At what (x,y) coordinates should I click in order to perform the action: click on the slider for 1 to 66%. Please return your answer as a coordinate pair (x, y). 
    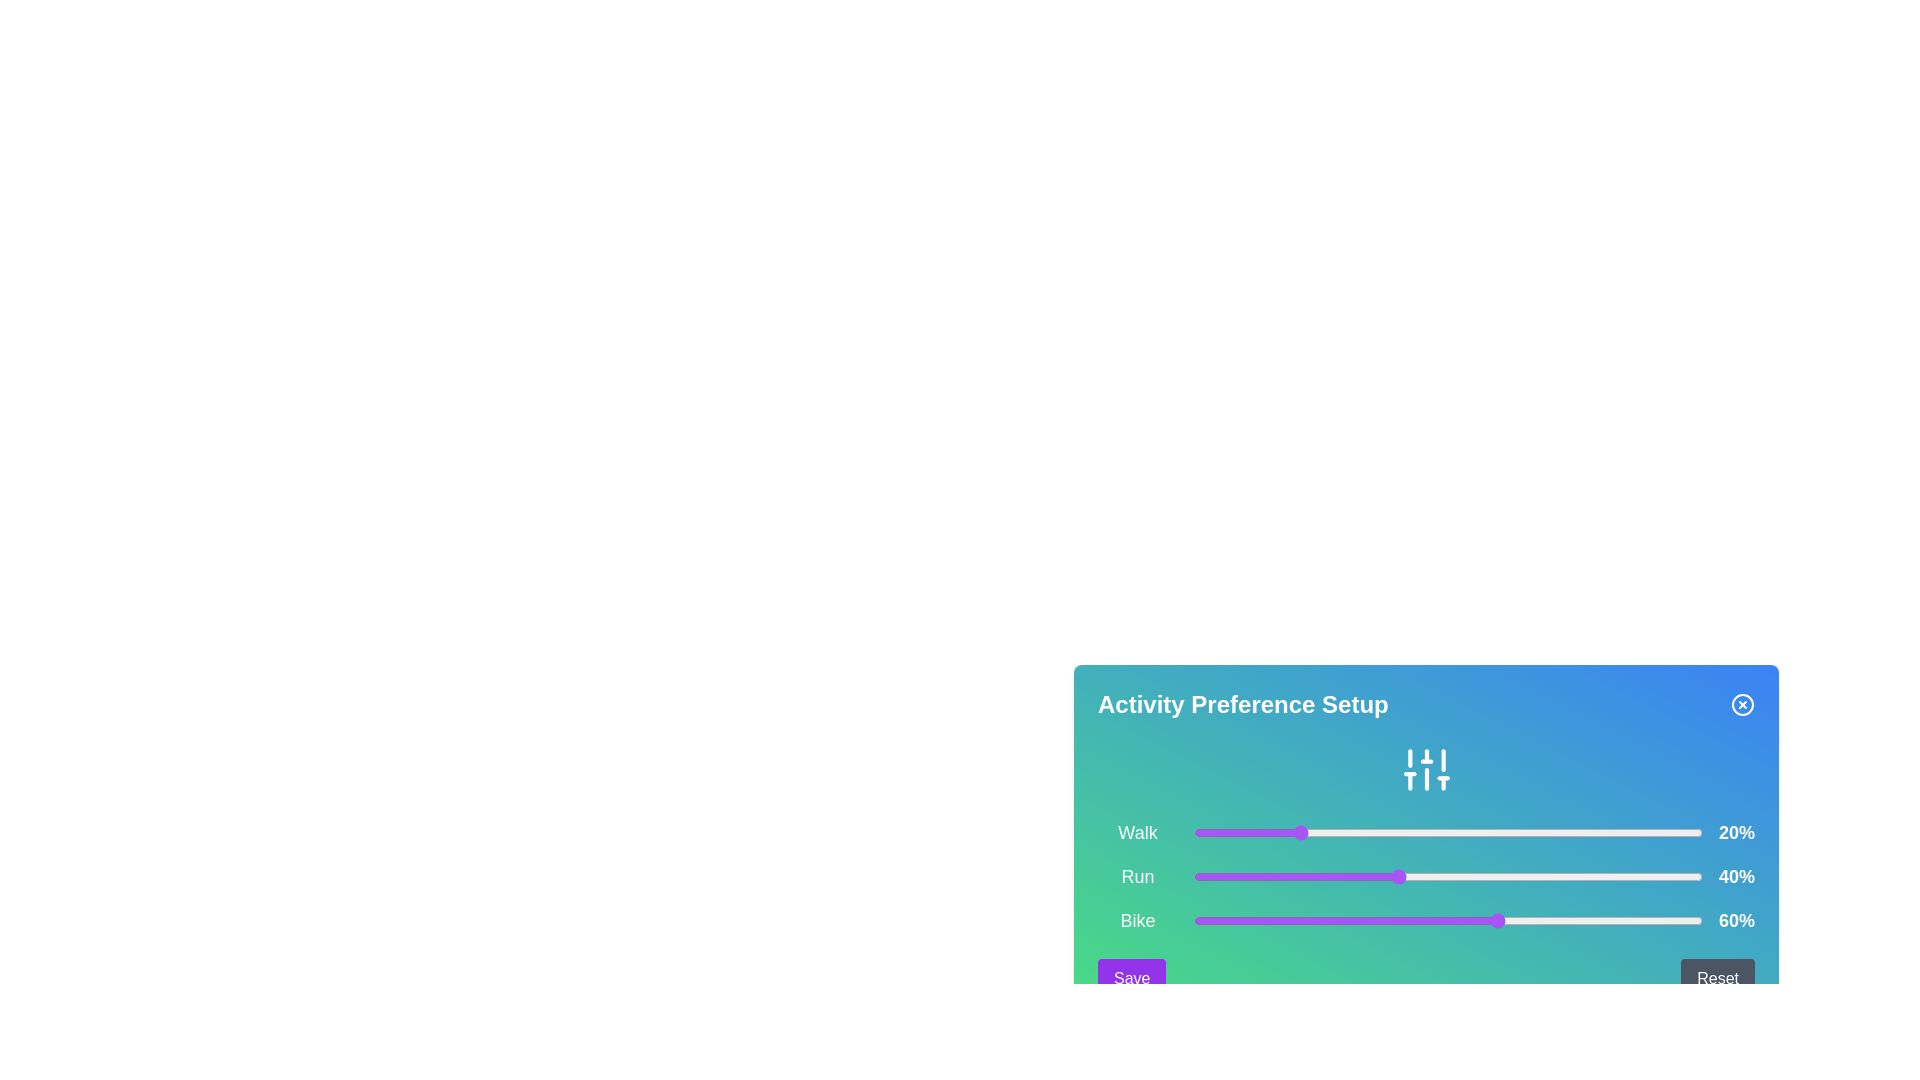
    Looking at the image, I should click on (1528, 875).